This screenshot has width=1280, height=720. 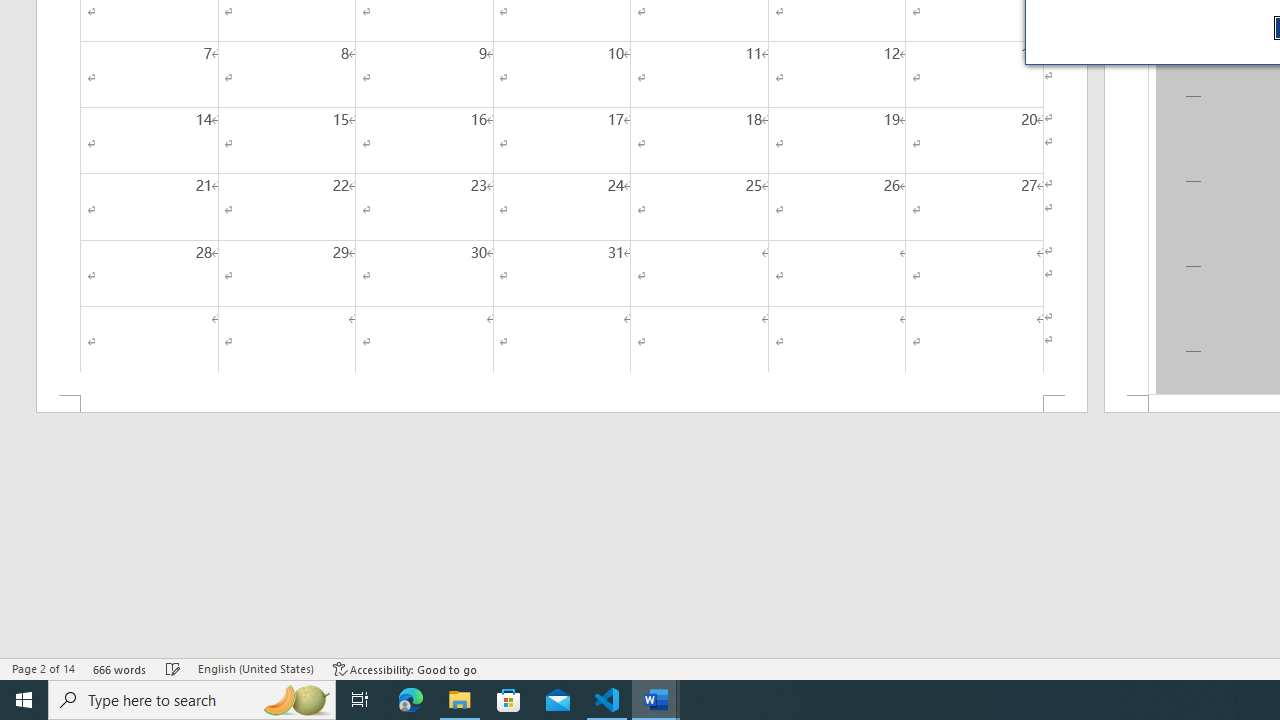 What do you see at coordinates (410, 698) in the screenshot?
I see `'Microsoft Edge'` at bounding box center [410, 698].